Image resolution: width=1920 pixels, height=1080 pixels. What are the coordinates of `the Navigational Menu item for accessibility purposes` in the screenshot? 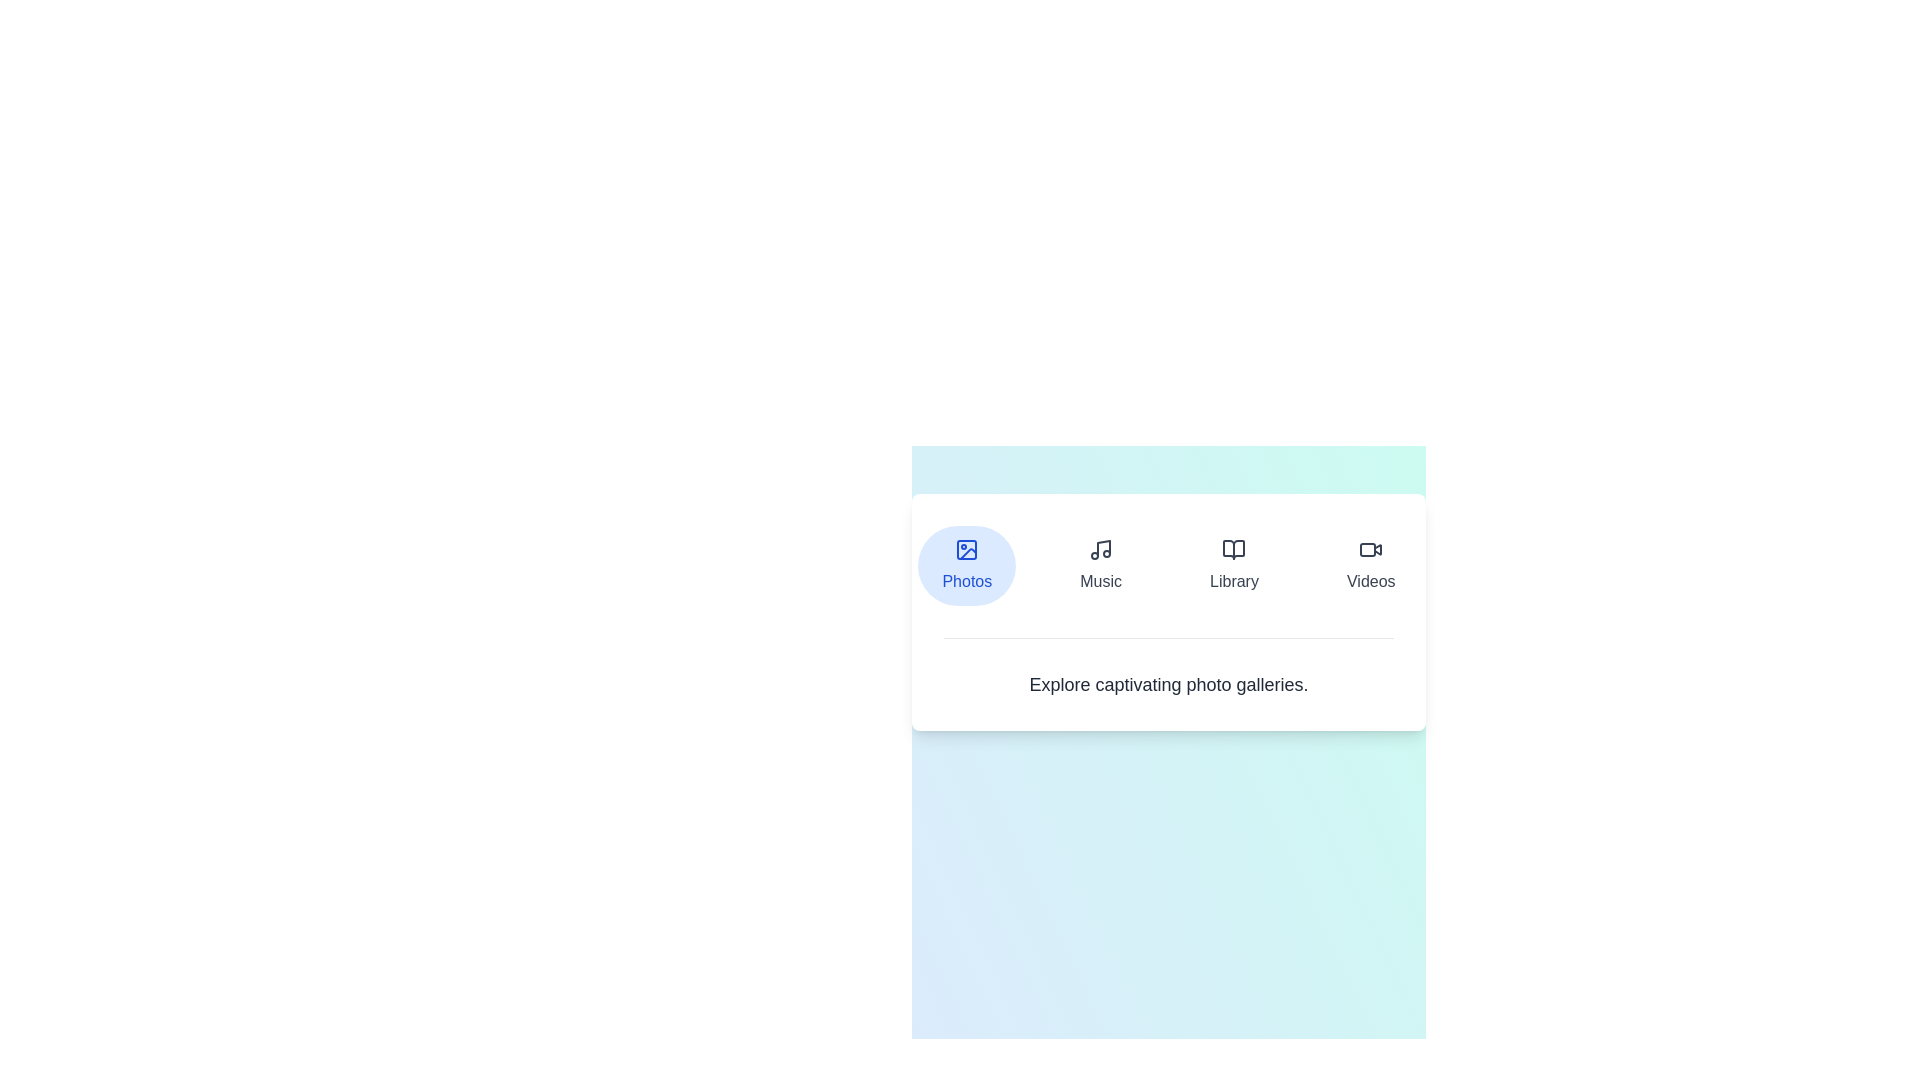 It's located at (1169, 582).